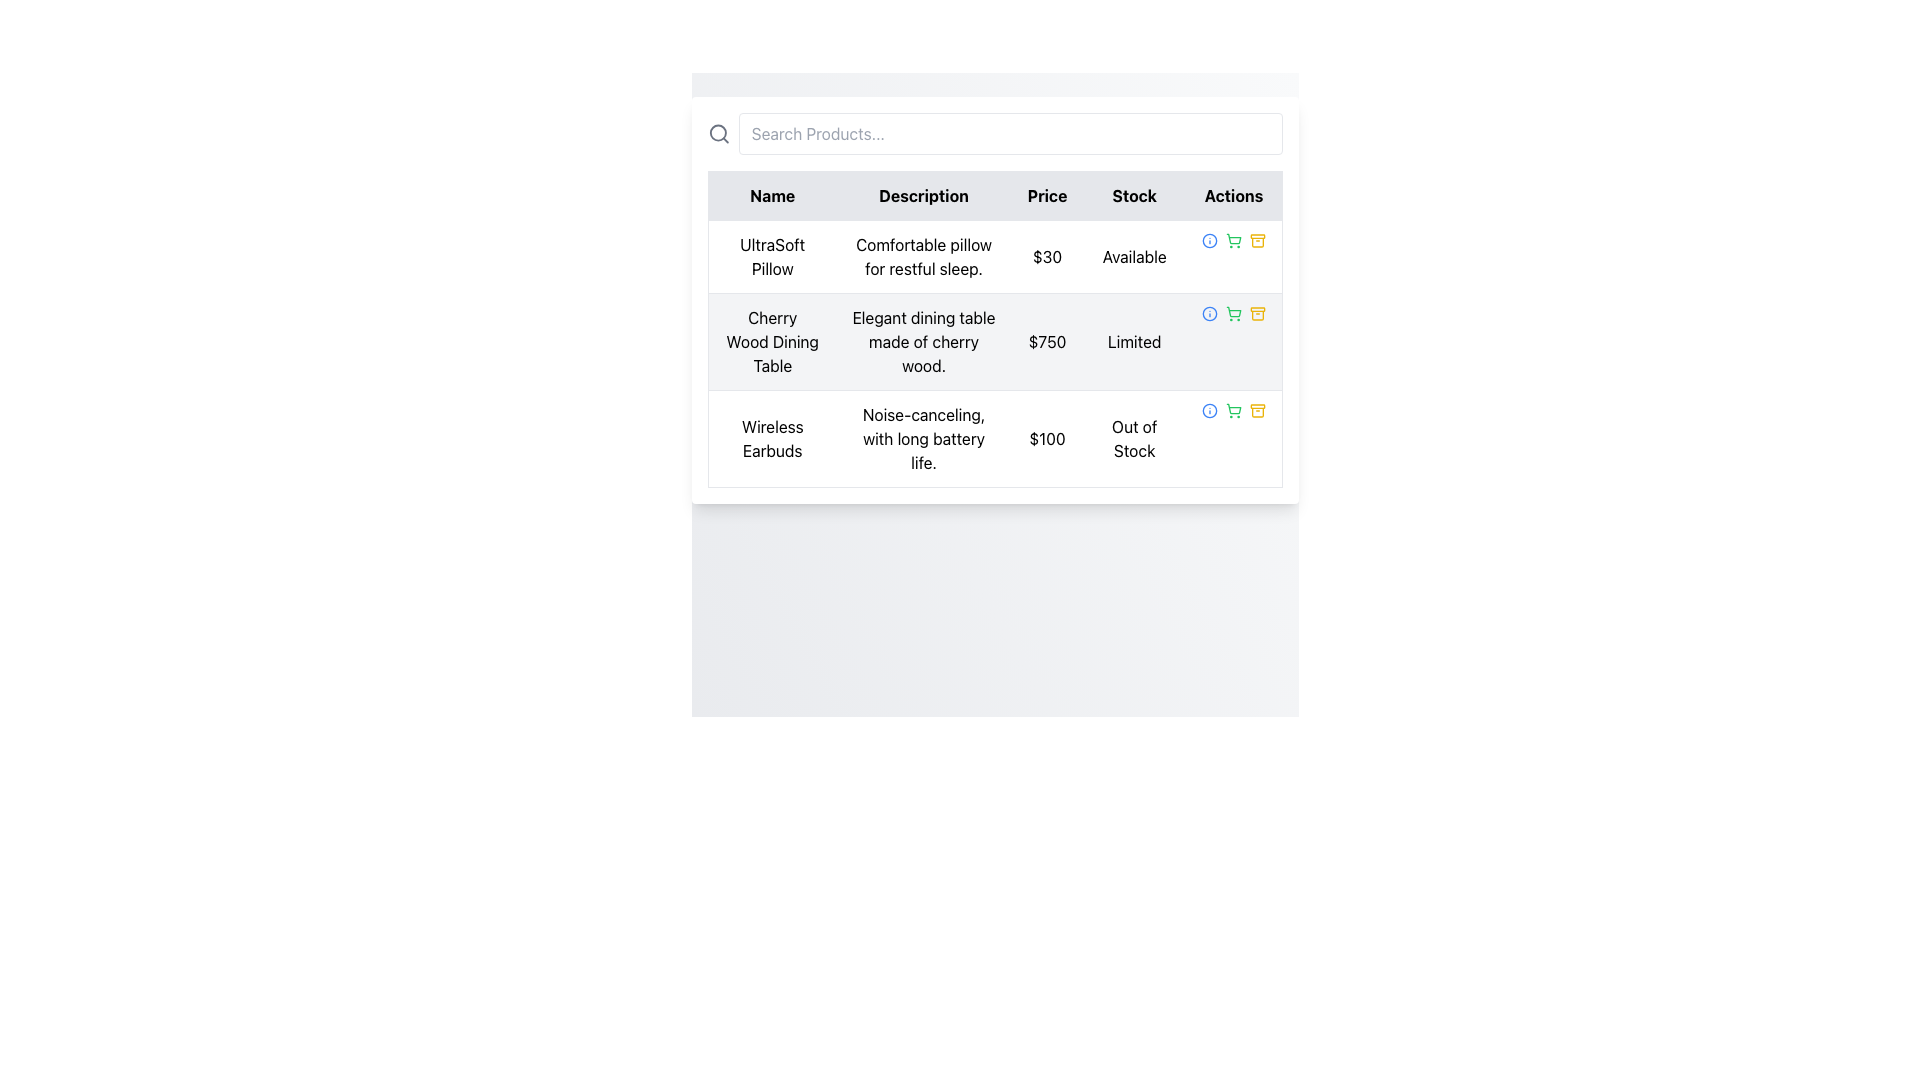 The image size is (1920, 1080). I want to click on the descriptive text element for the 'Cherry Wood Dining Table' located in the second row and second column of the product listing table under the 'Description' header, so click(923, 341).